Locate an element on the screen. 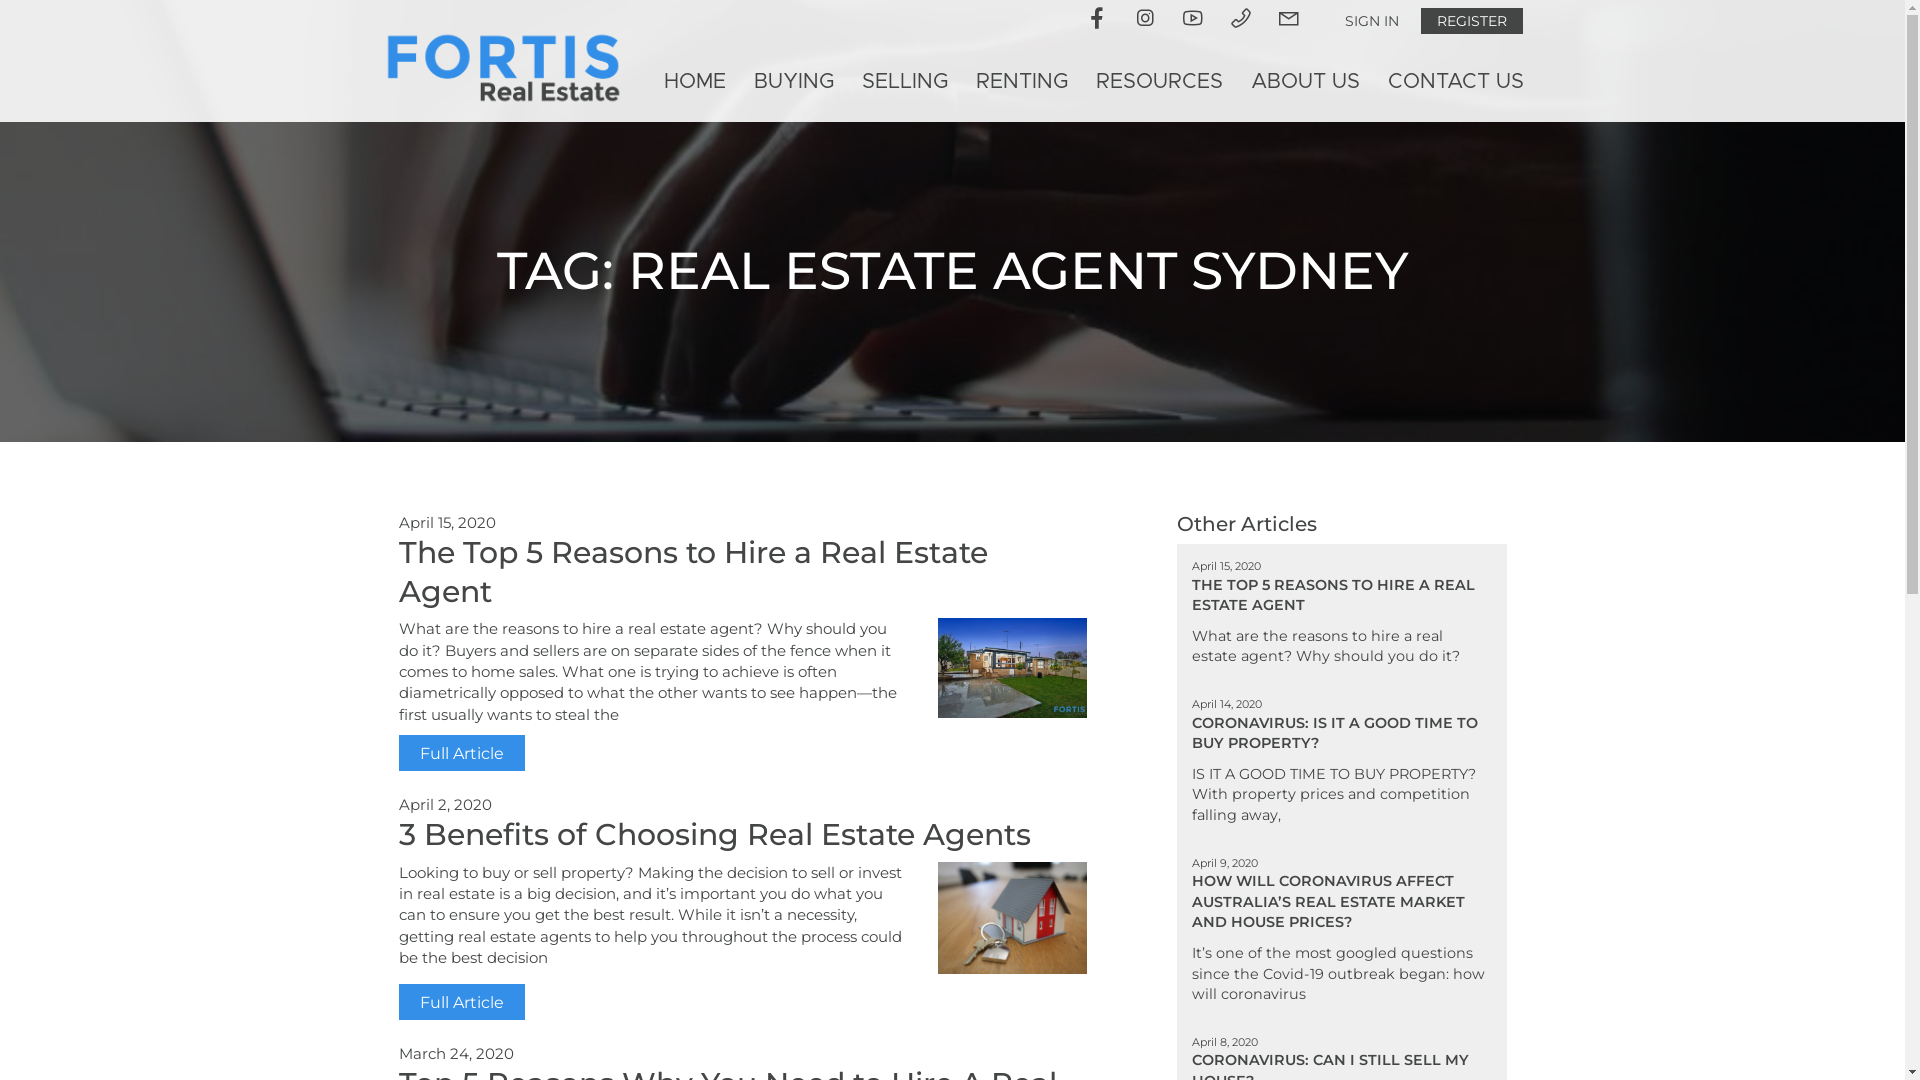  'SELLING' is located at coordinates (904, 80).